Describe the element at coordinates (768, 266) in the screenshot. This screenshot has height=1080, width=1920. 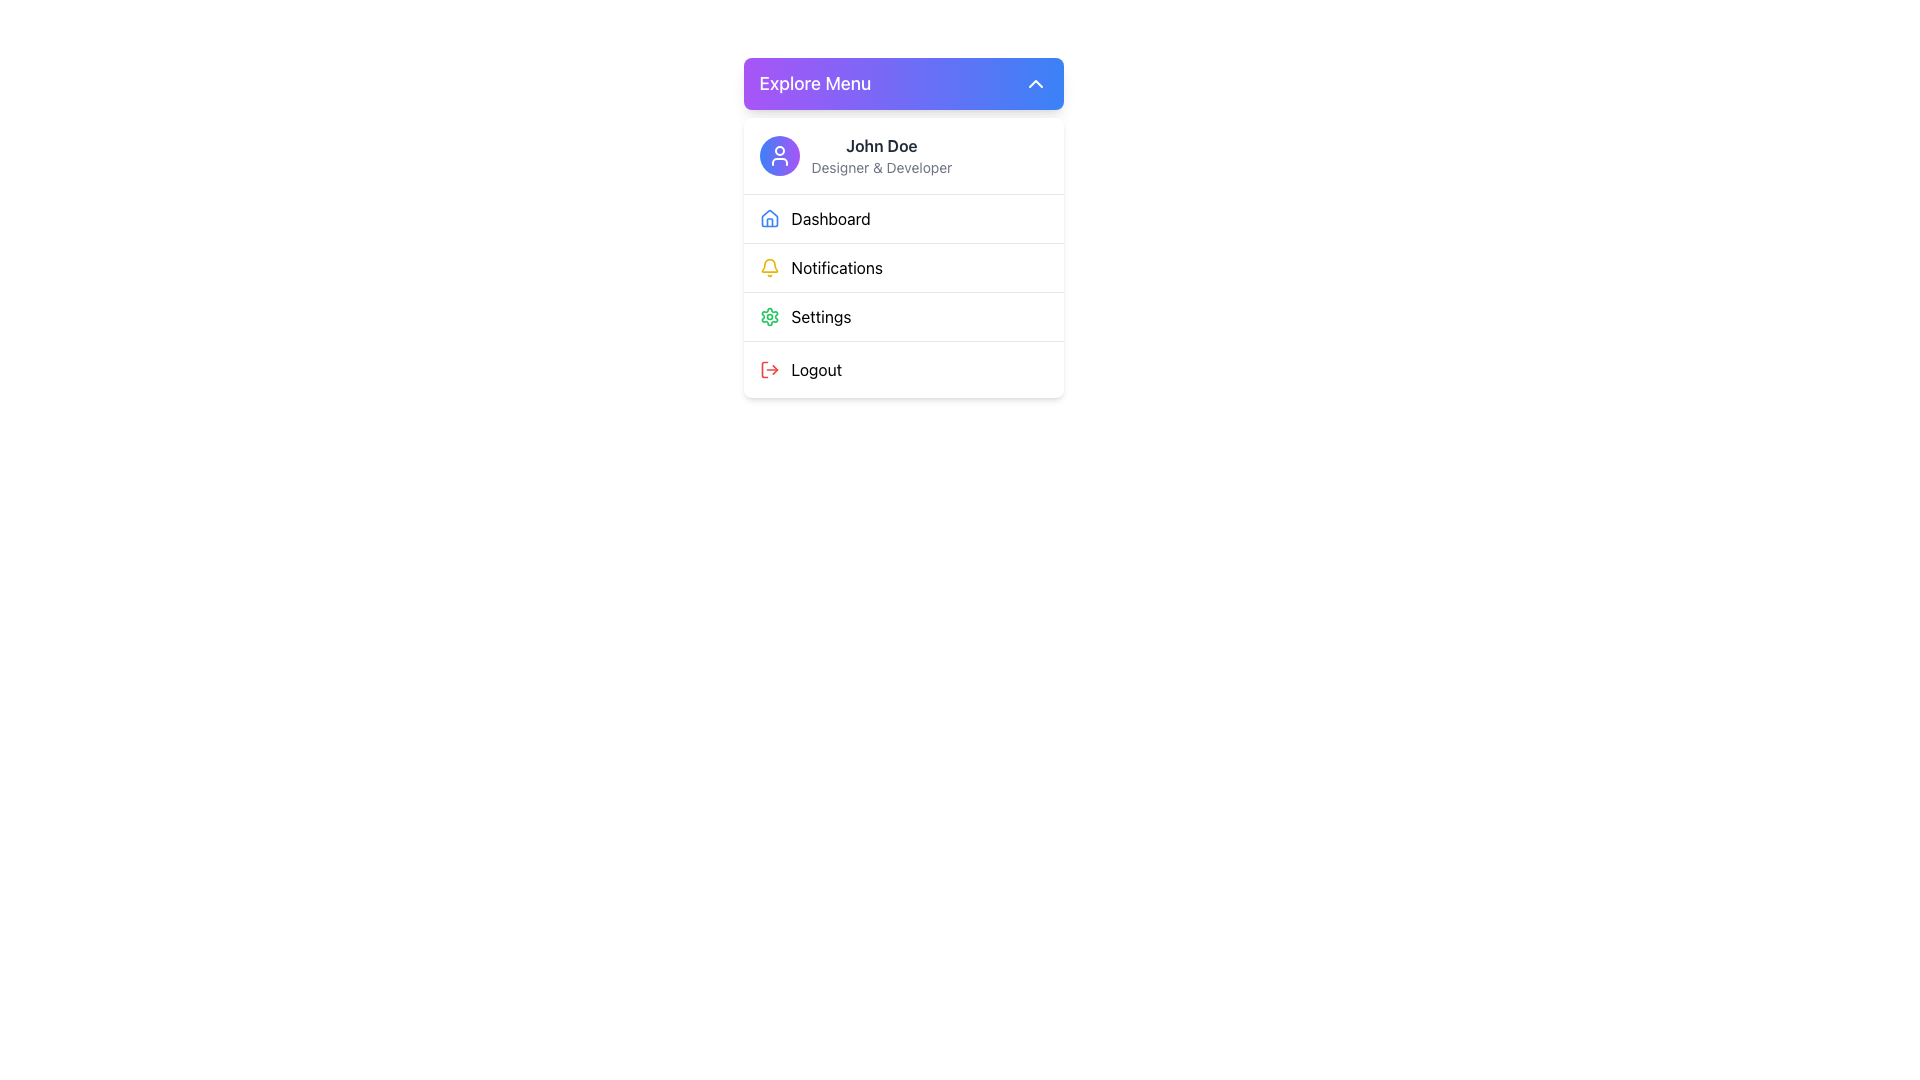
I see `the bell icon representing the 'Notifications' menu to trigger a tooltip` at that location.